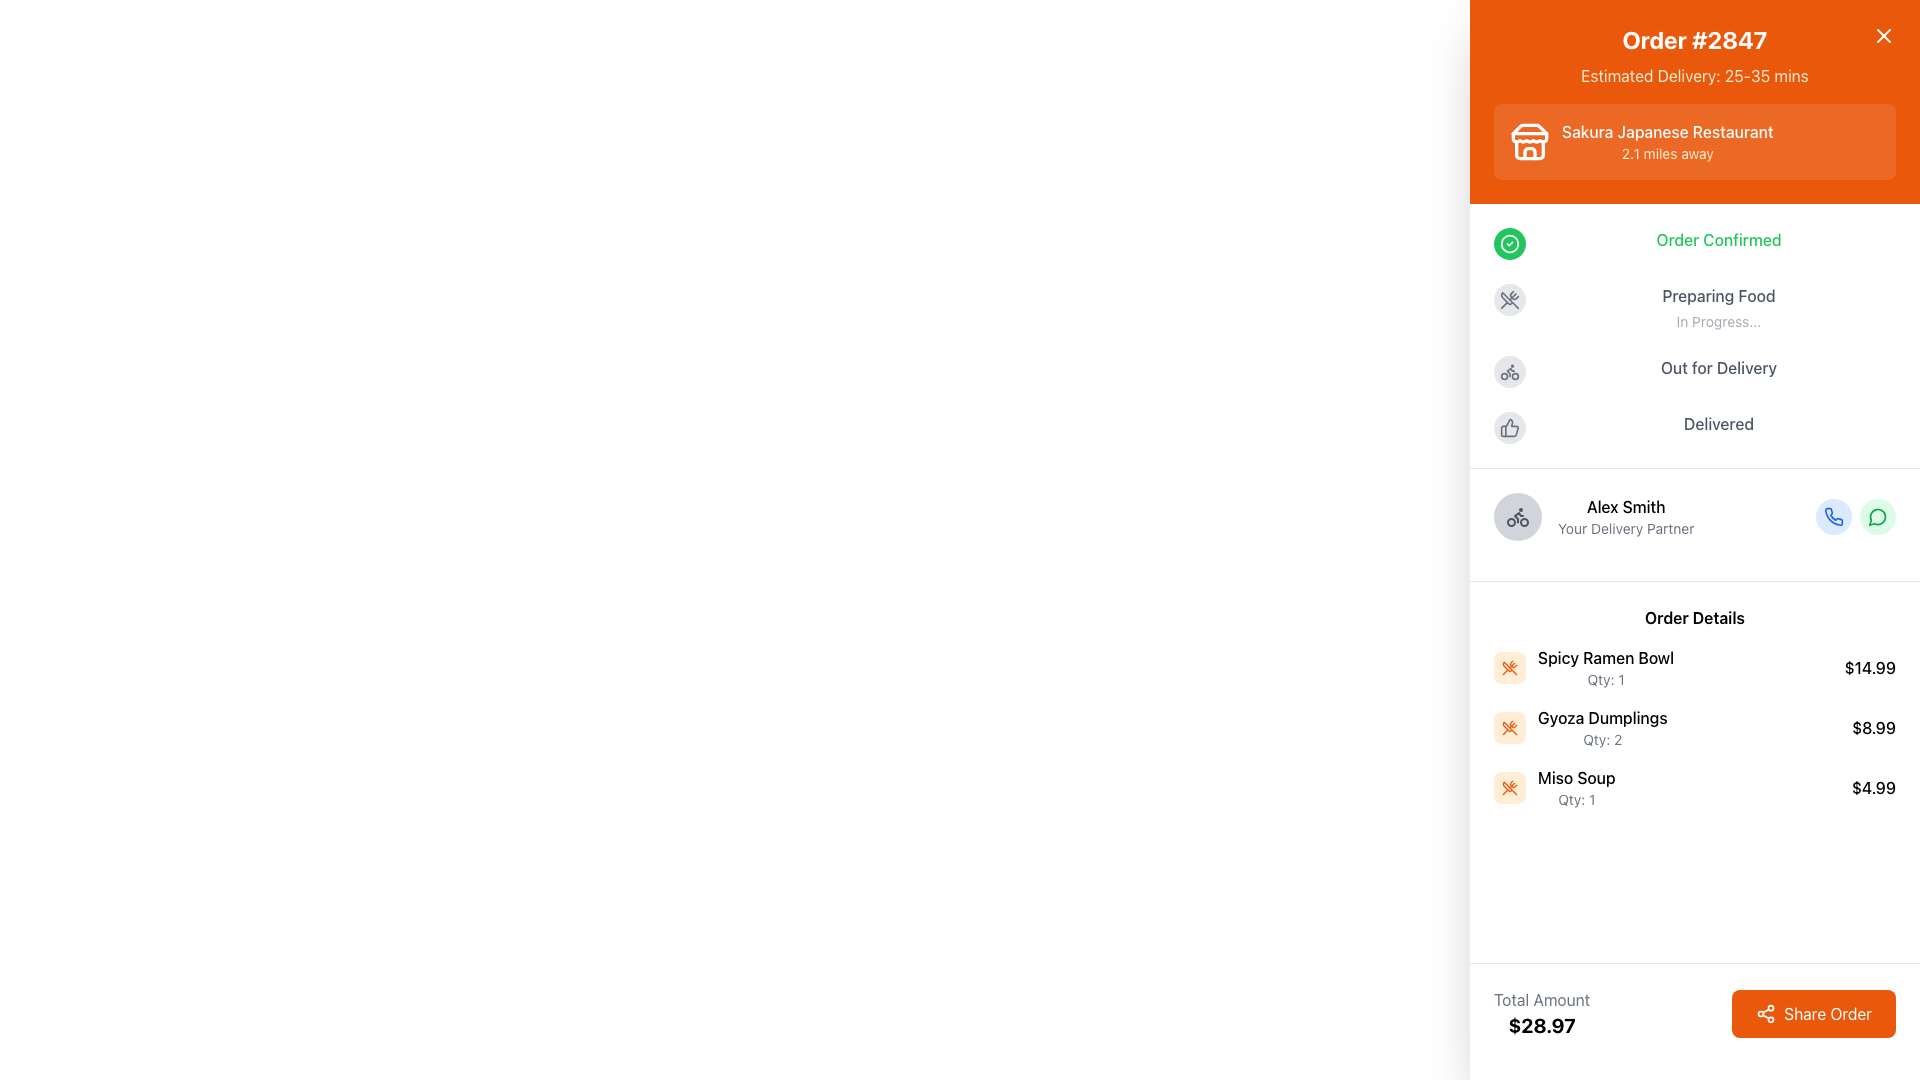 Image resolution: width=1920 pixels, height=1080 pixels. What do you see at coordinates (1602, 728) in the screenshot?
I see `the Text element displaying 'Gyoza Dumplings' with quantity 'Qty: 2' in the 'Order Details' section, which is the second item in the vertical list on the right-hand sidebar` at bounding box center [1602, 728].